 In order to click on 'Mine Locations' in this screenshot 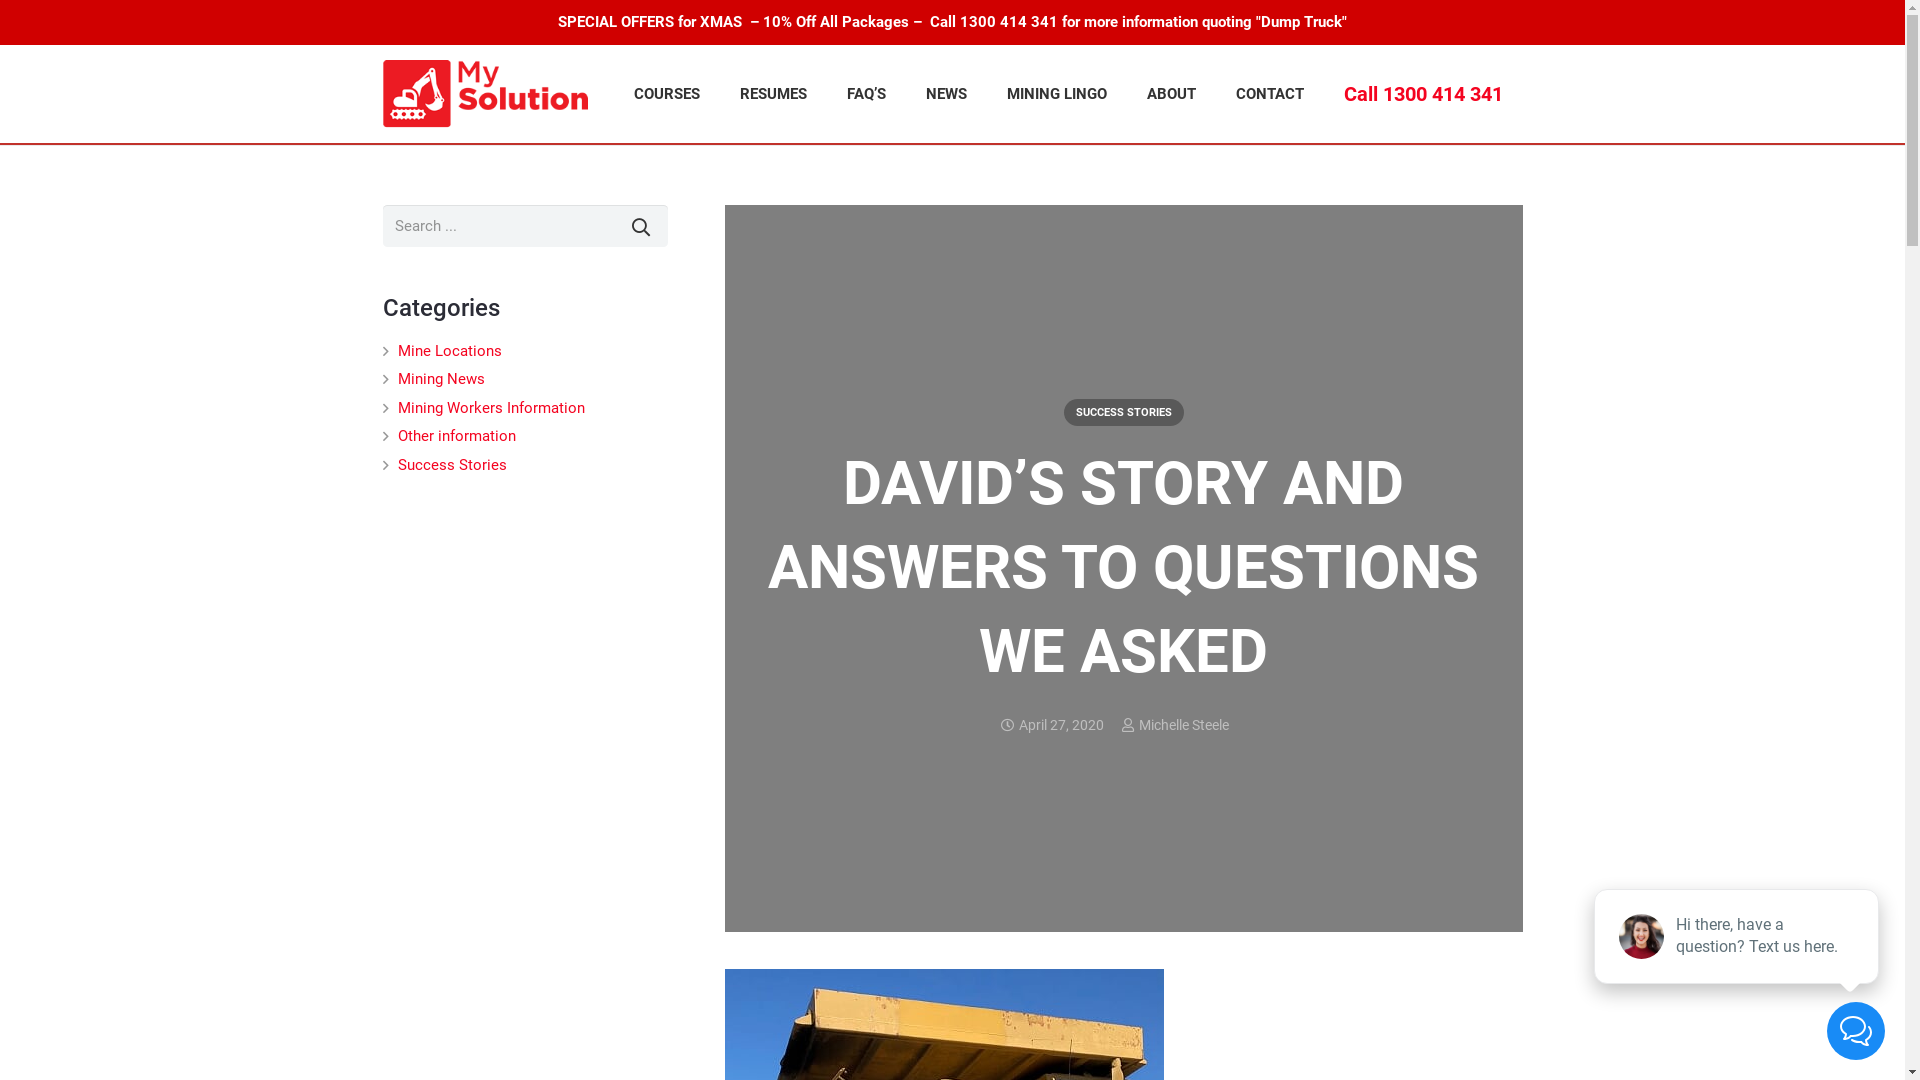, I will do `click(398, 350)`.